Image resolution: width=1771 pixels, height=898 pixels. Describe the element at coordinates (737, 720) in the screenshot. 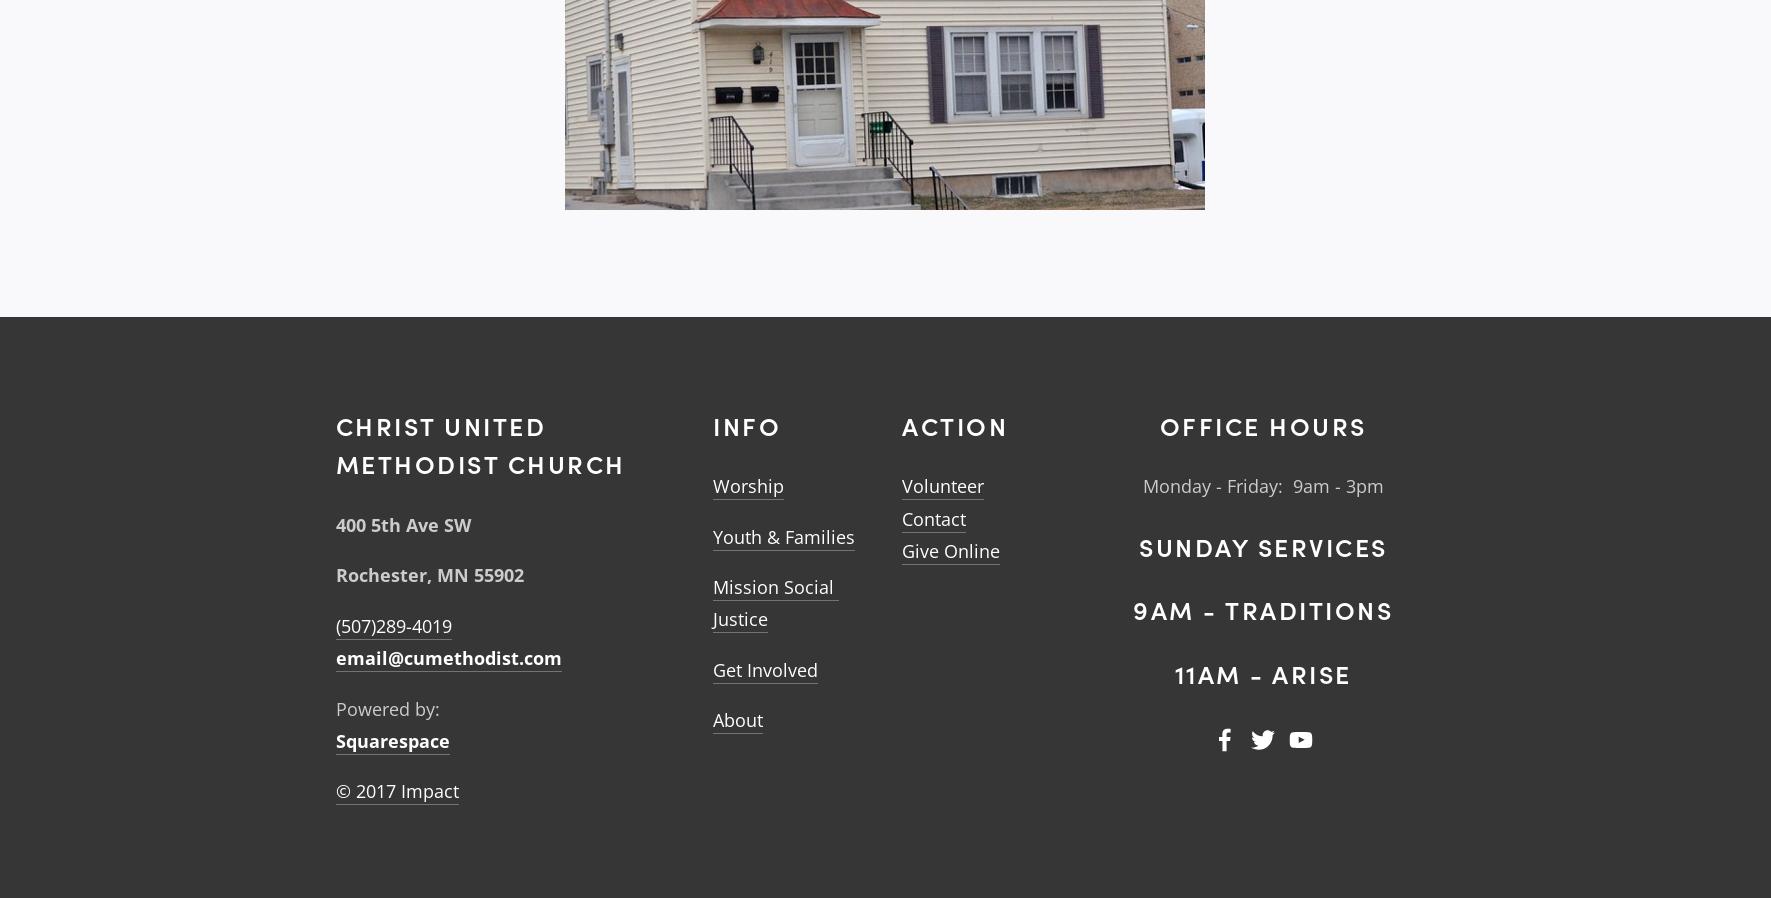

I see `'About'` at that location.